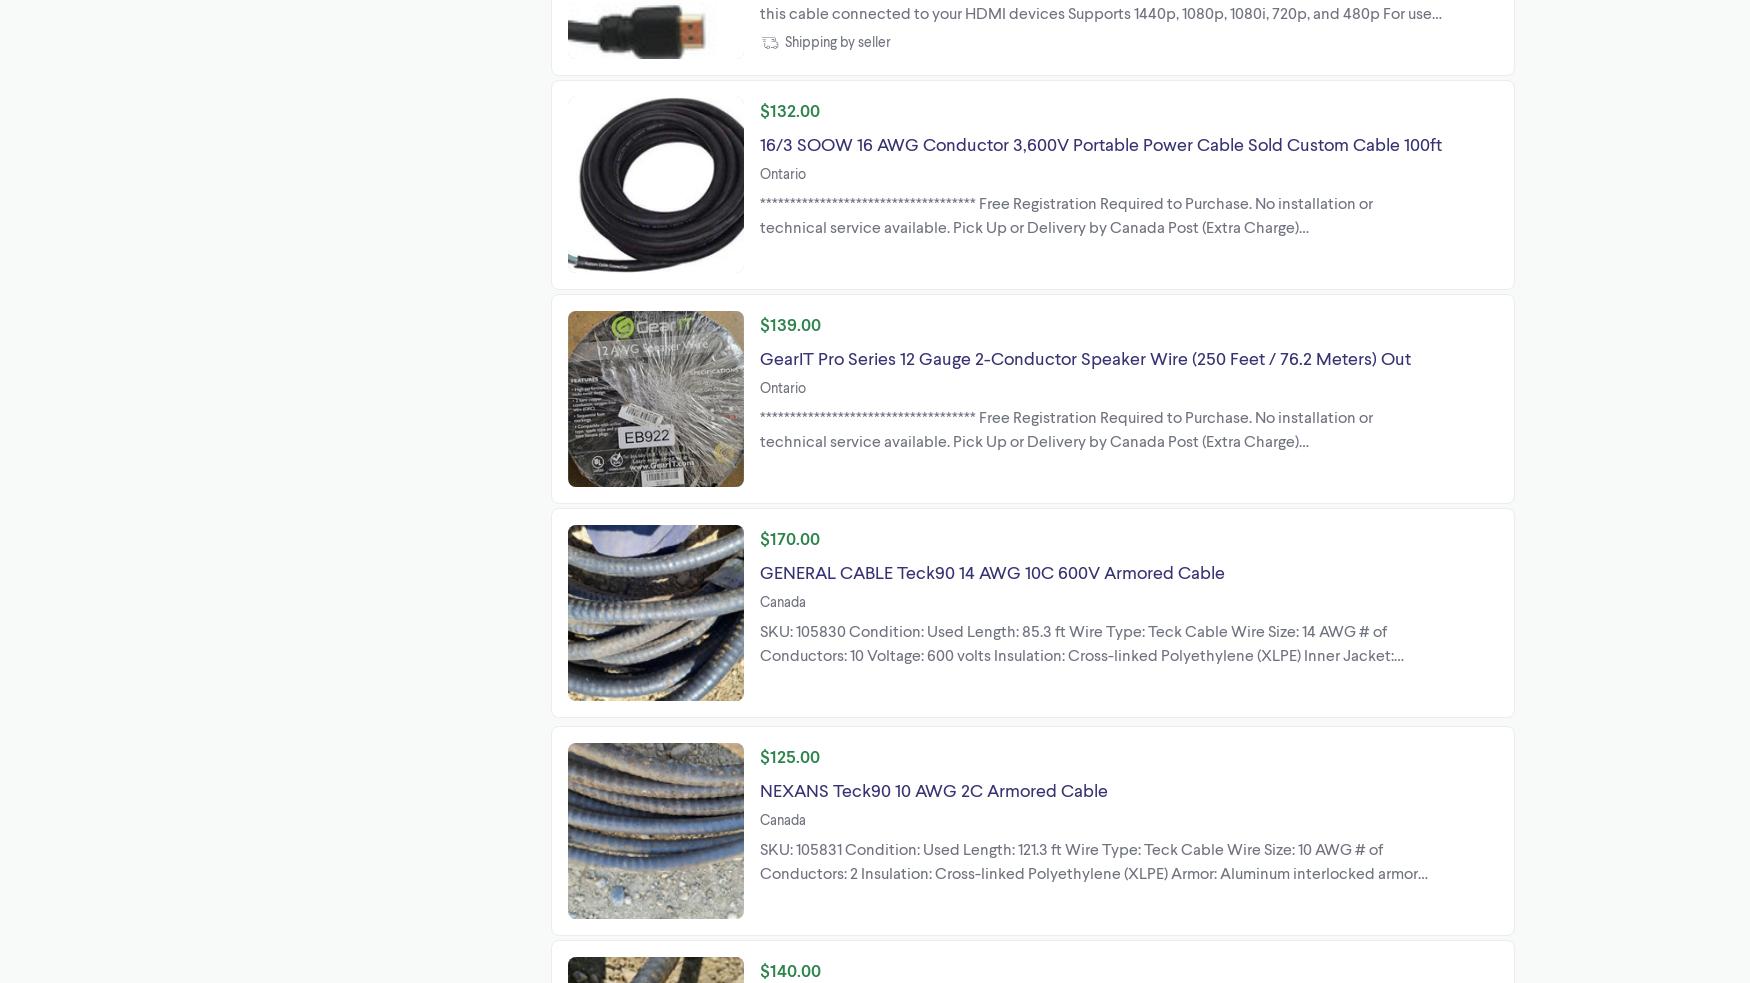 The image size is (1750, 983). I want to click on '$139.00', so click(789, 323).